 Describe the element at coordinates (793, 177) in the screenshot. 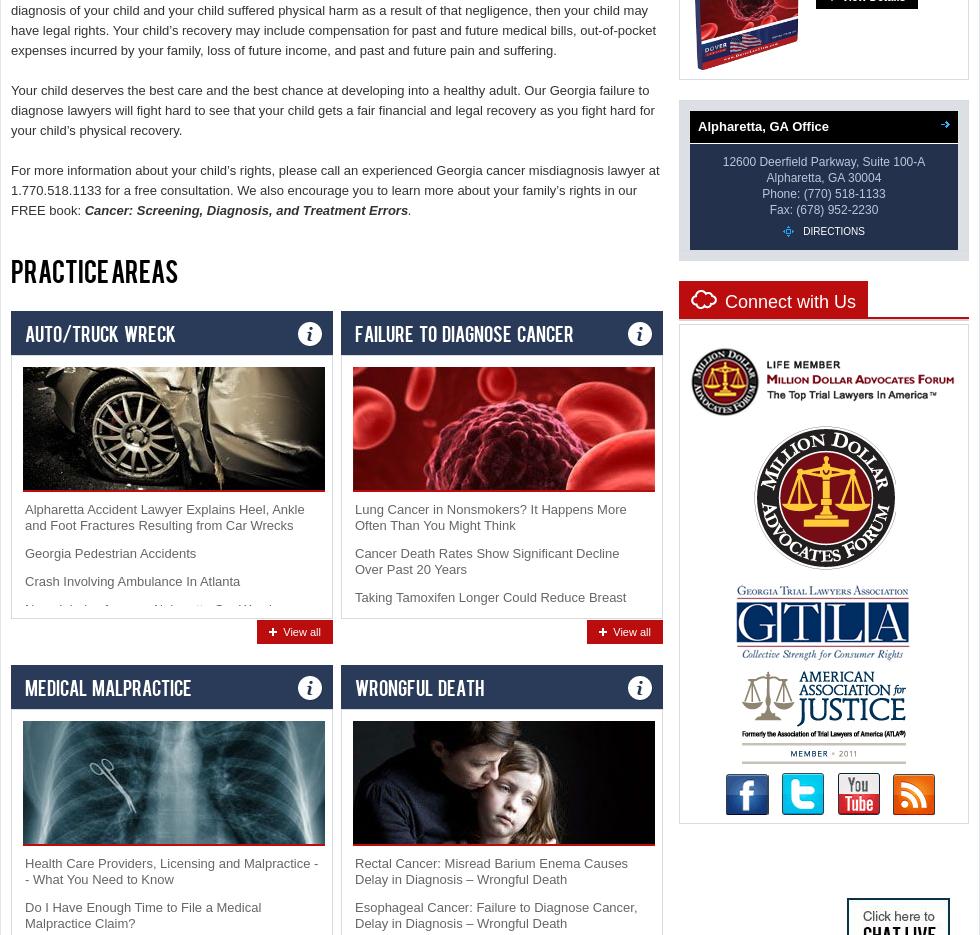

I see `'Alpharetta'` at that location.